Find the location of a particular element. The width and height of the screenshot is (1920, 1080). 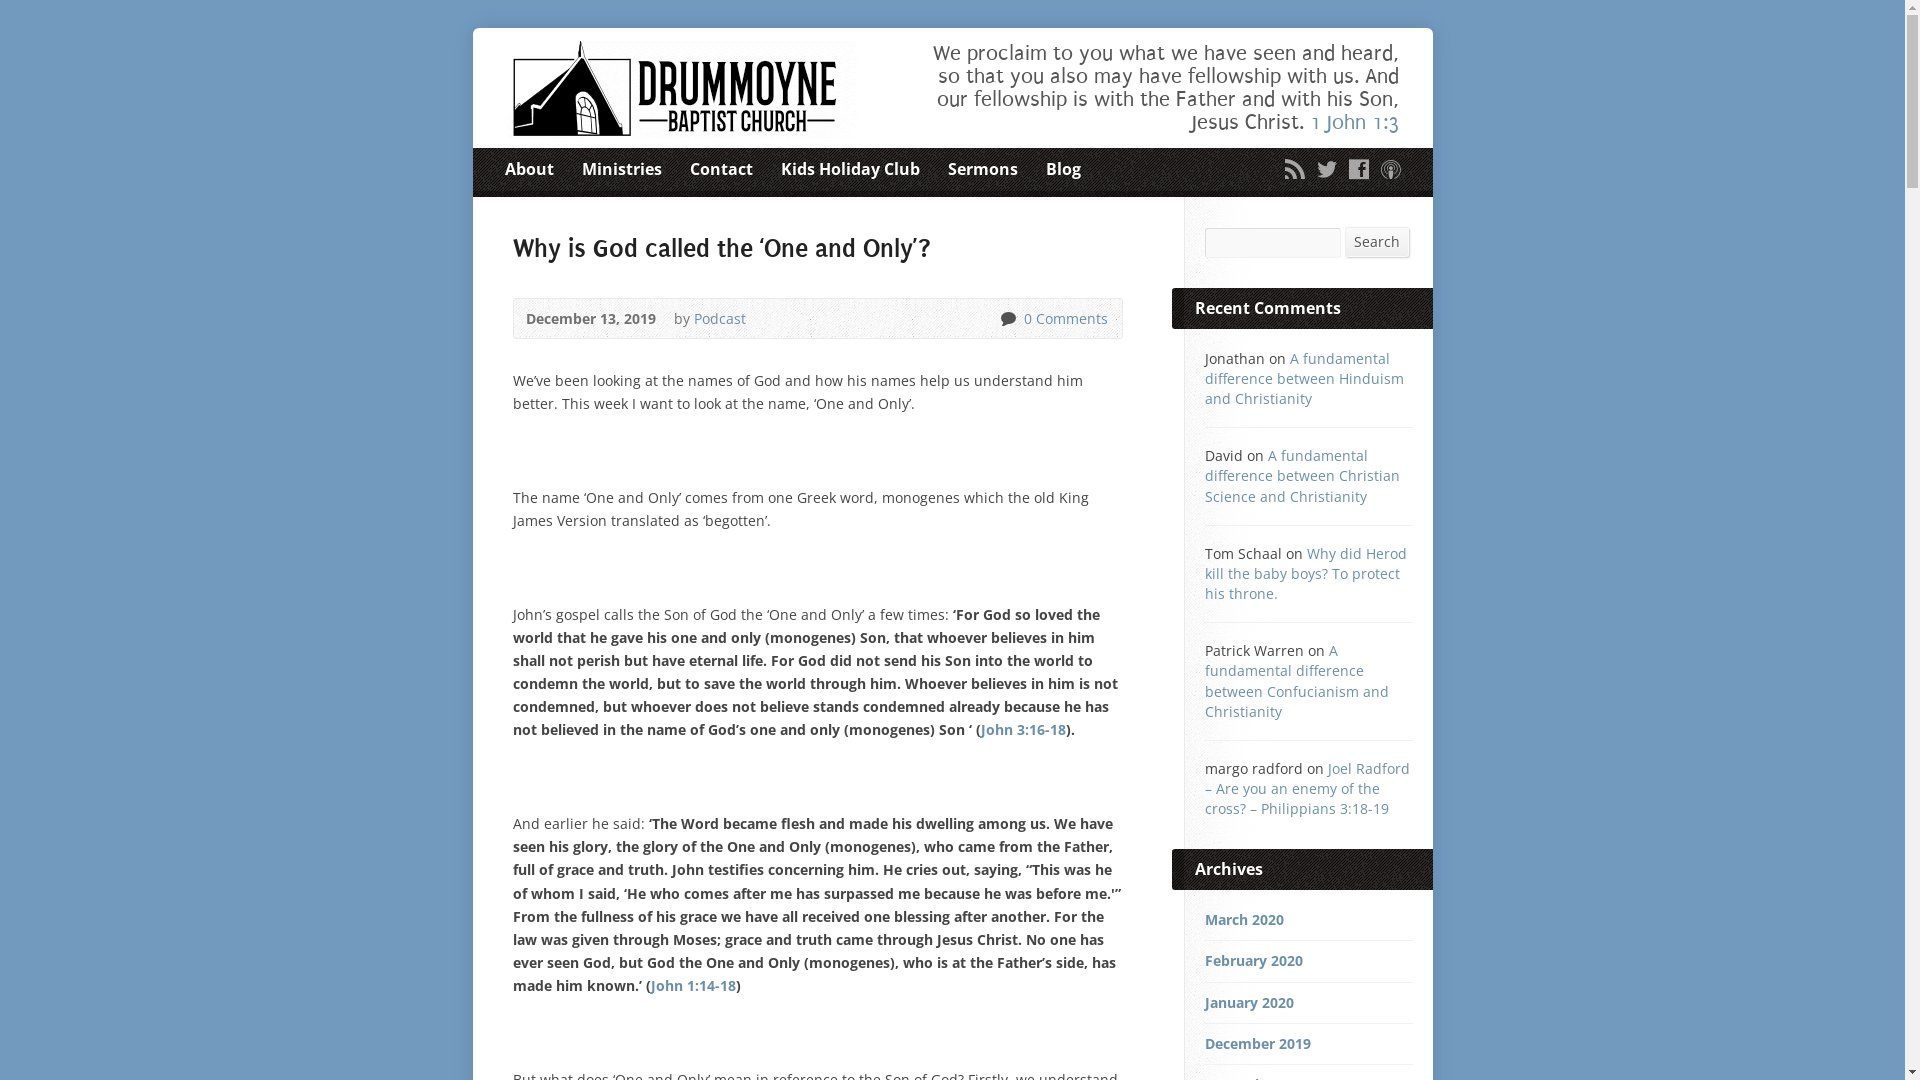

'February 2020' is located at coordinates (1251, 959).